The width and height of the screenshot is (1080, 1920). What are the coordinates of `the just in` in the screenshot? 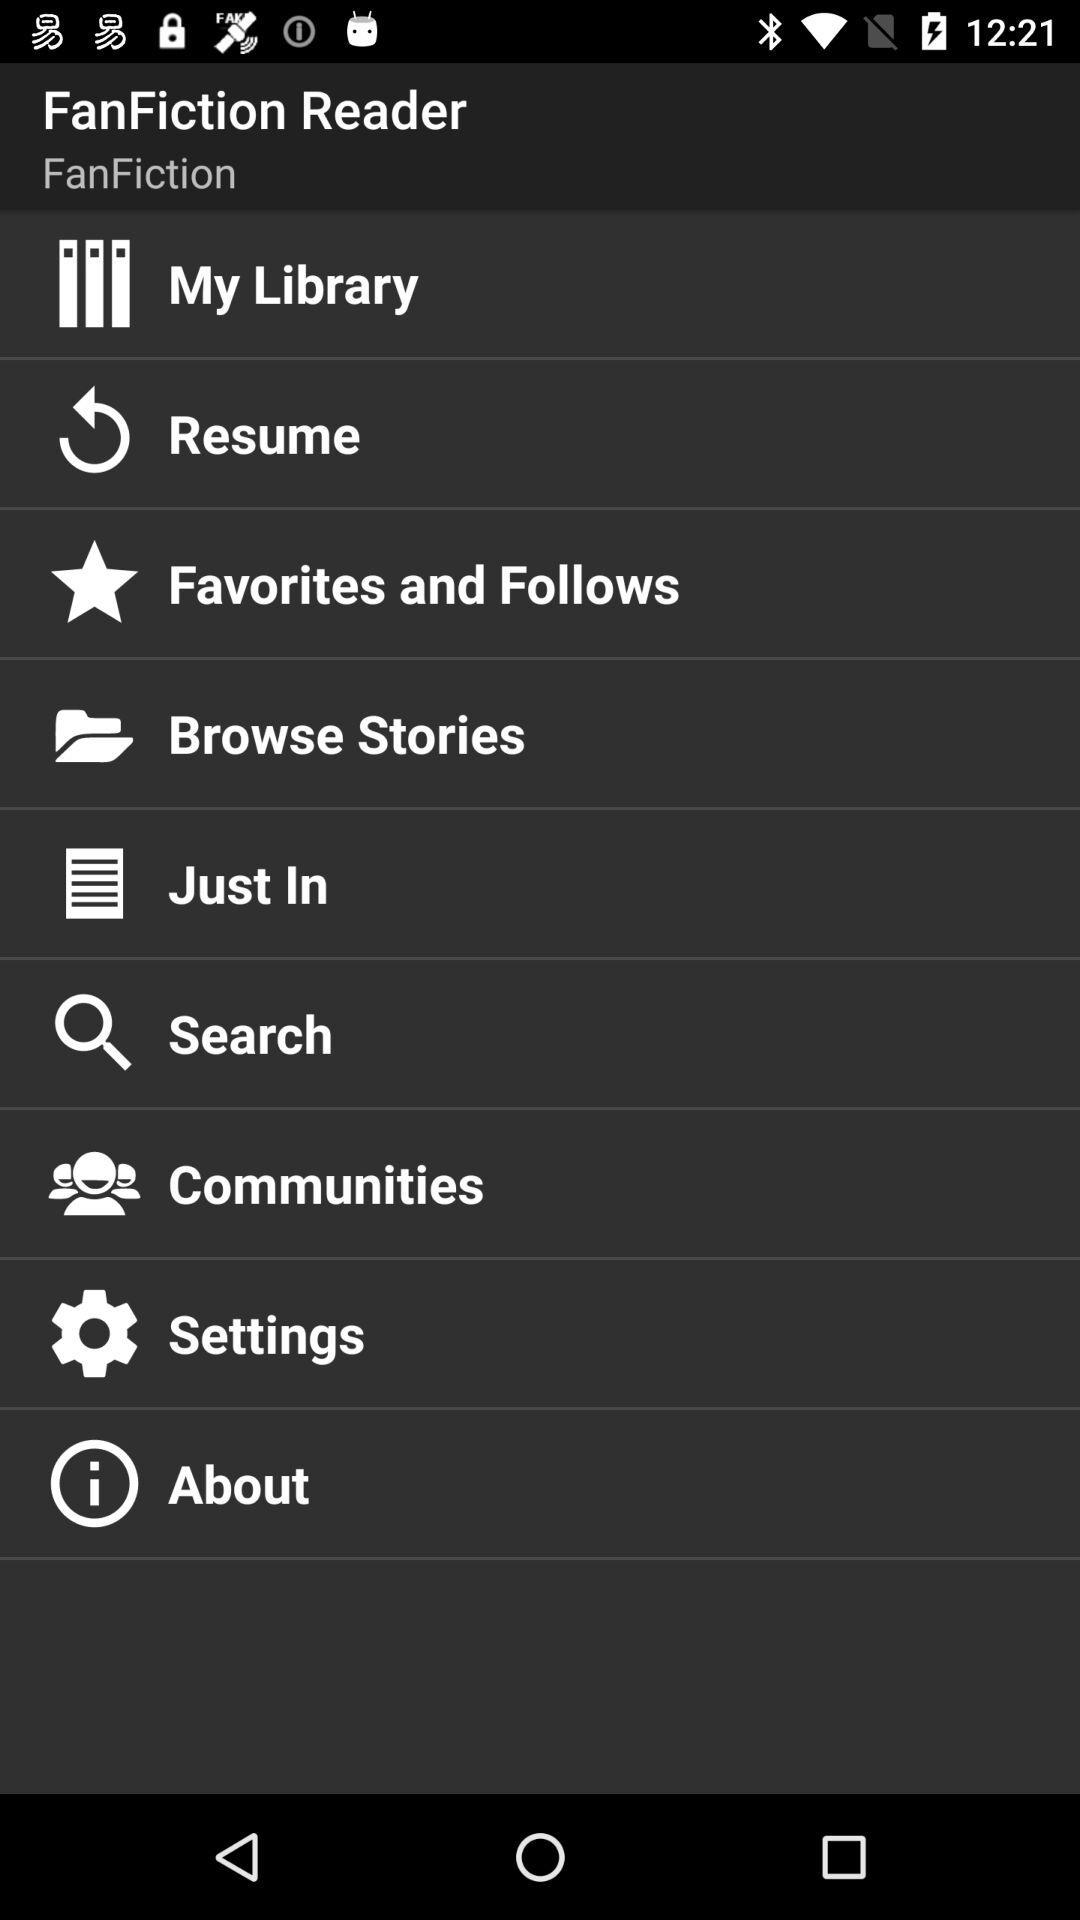 It's located at (601, 882).